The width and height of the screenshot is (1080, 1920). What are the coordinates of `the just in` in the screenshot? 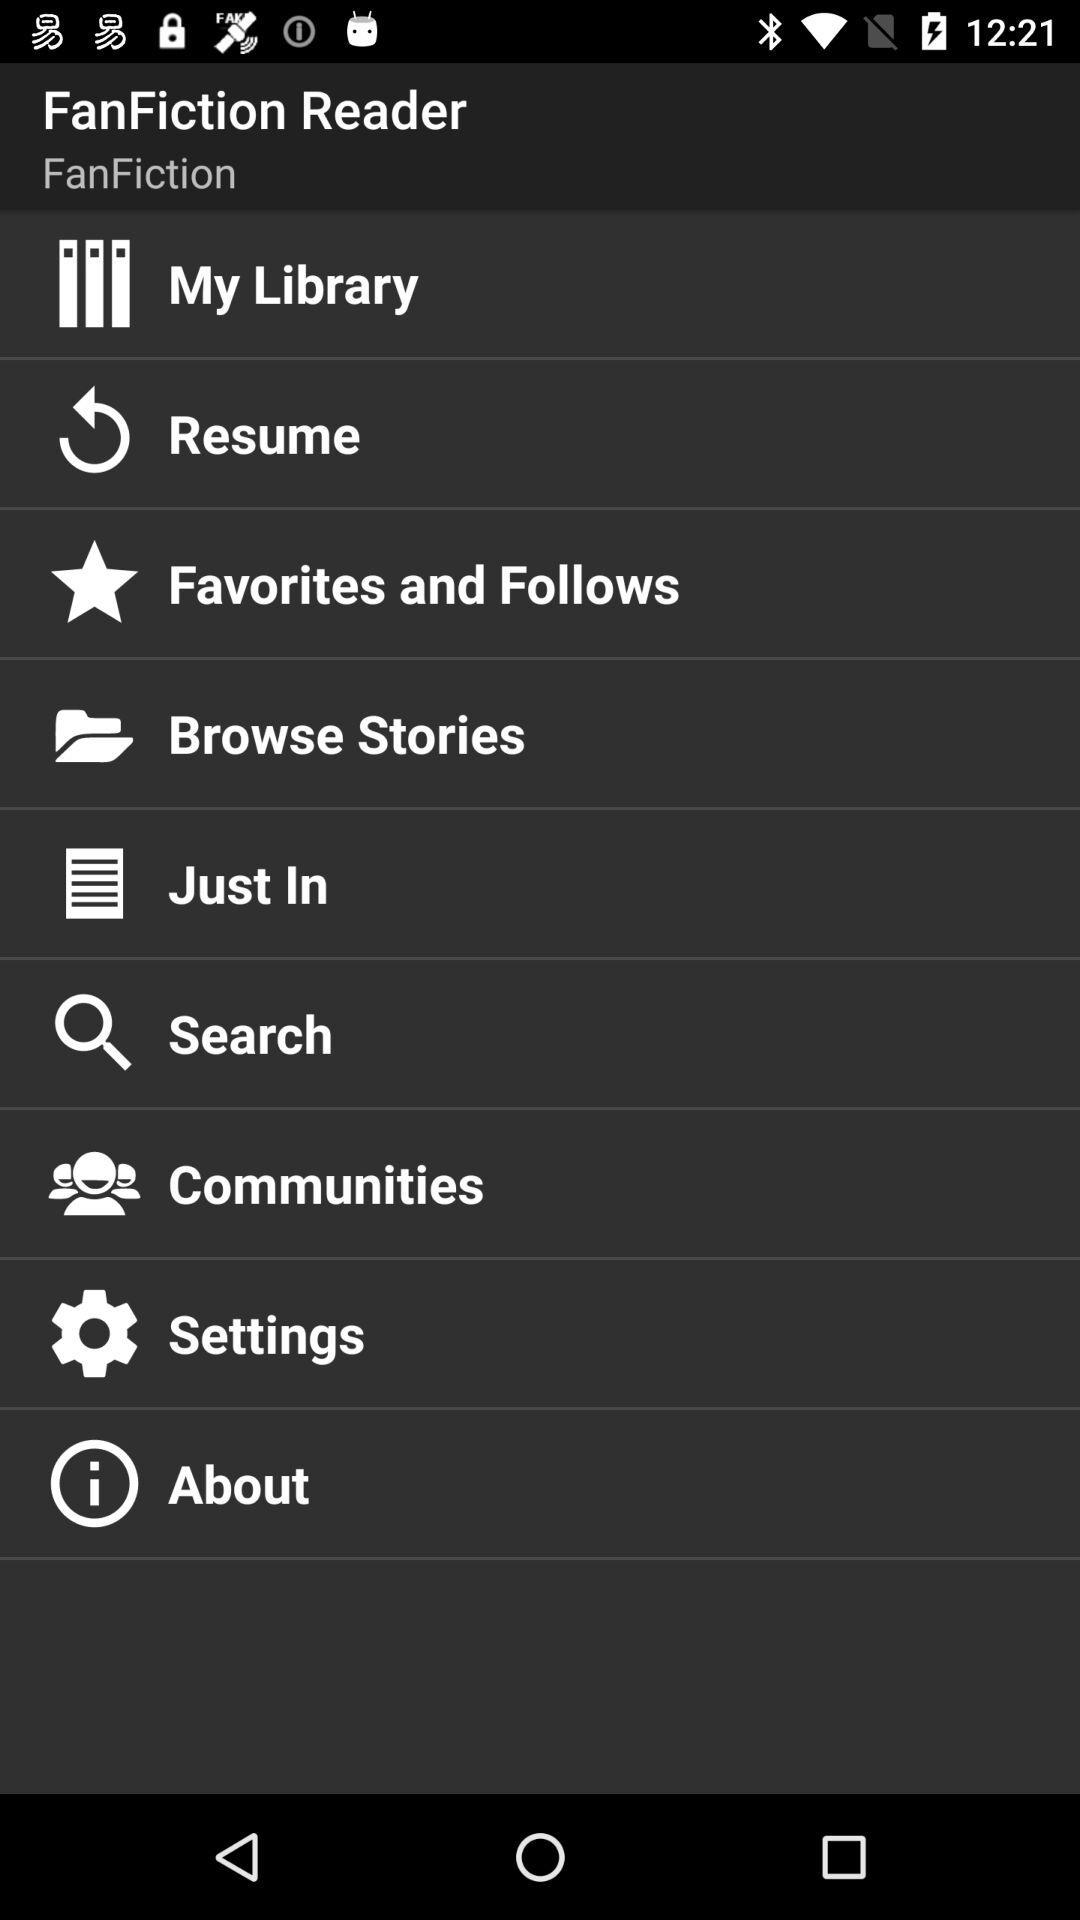 It's located at (601, 882).